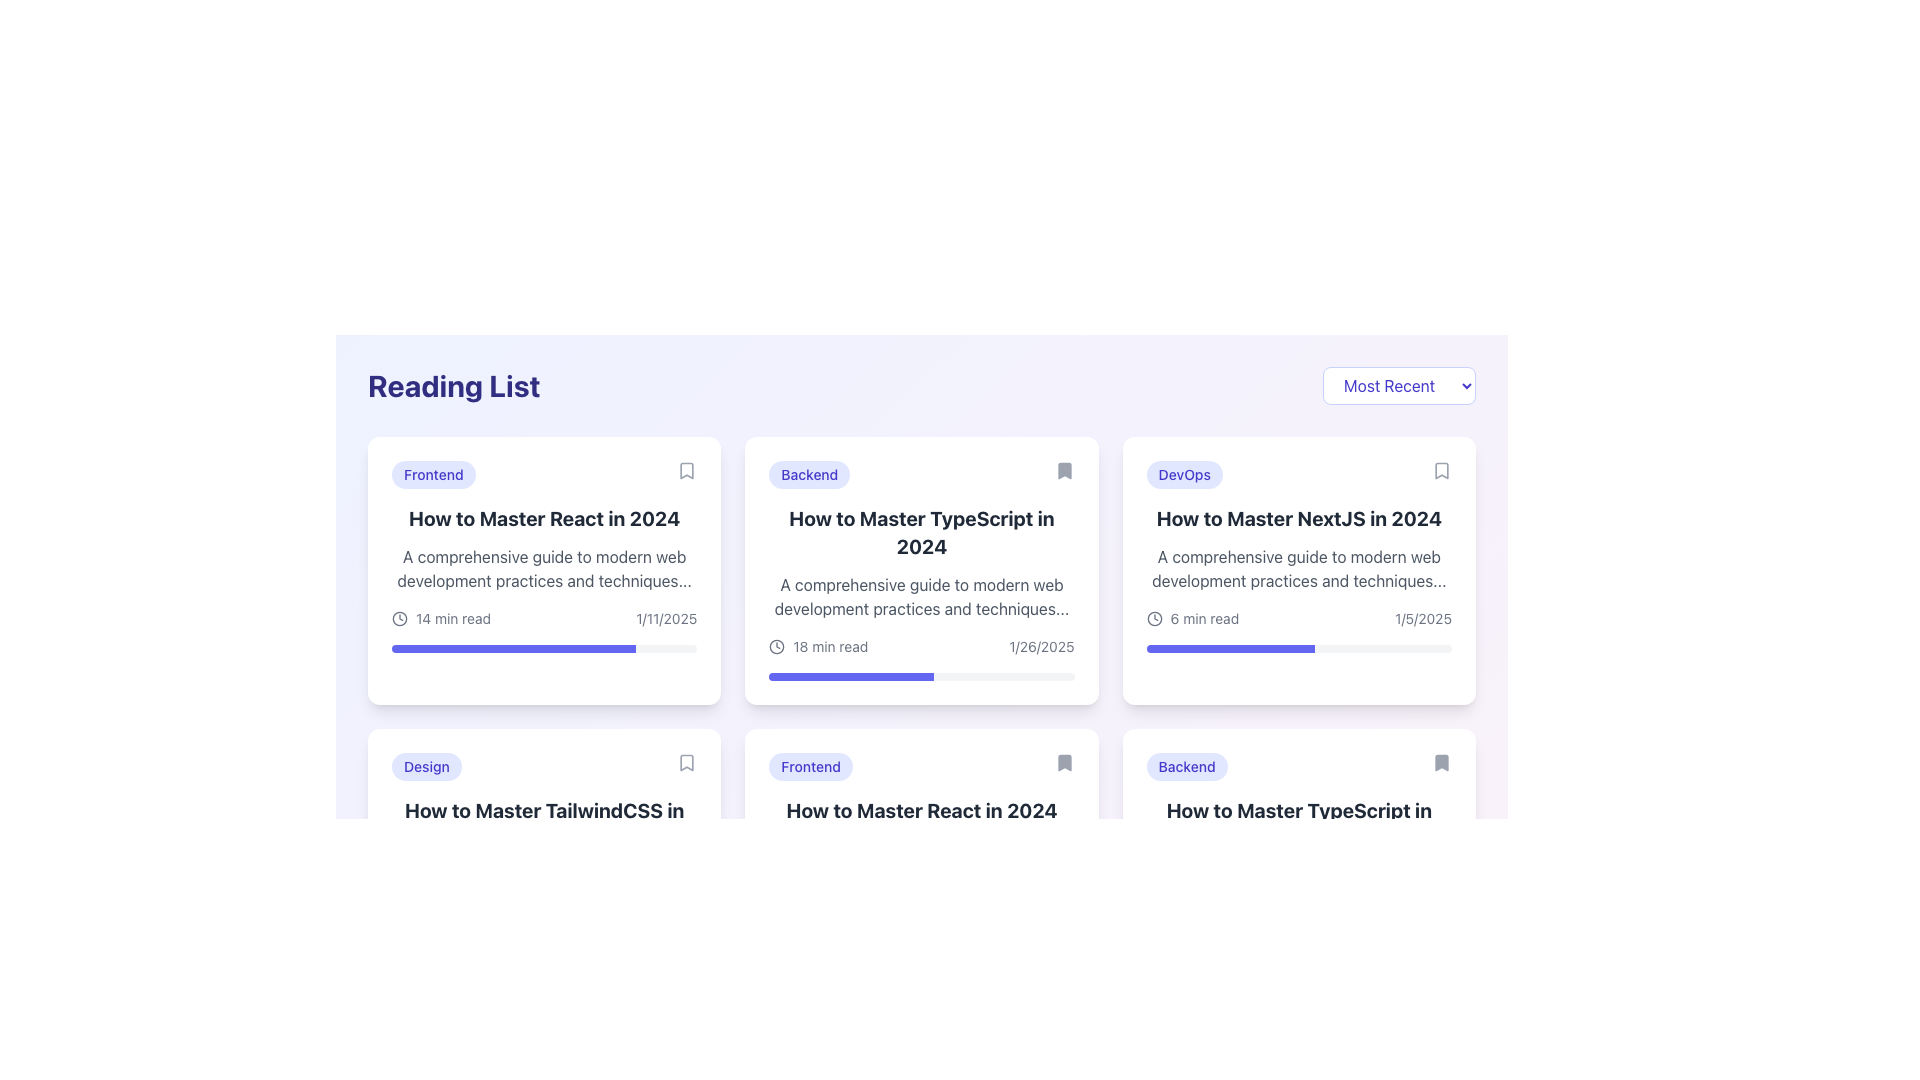 This screenshot has height=1080, width=1920. Describe the element at coordinates (440, 617) in the screenshot. I see `the read-time indicator element, which consists of a clock icon and the text '14 min read', located at the bottom left corner of the card labeled 'How to Master React in 2024'` at that location.